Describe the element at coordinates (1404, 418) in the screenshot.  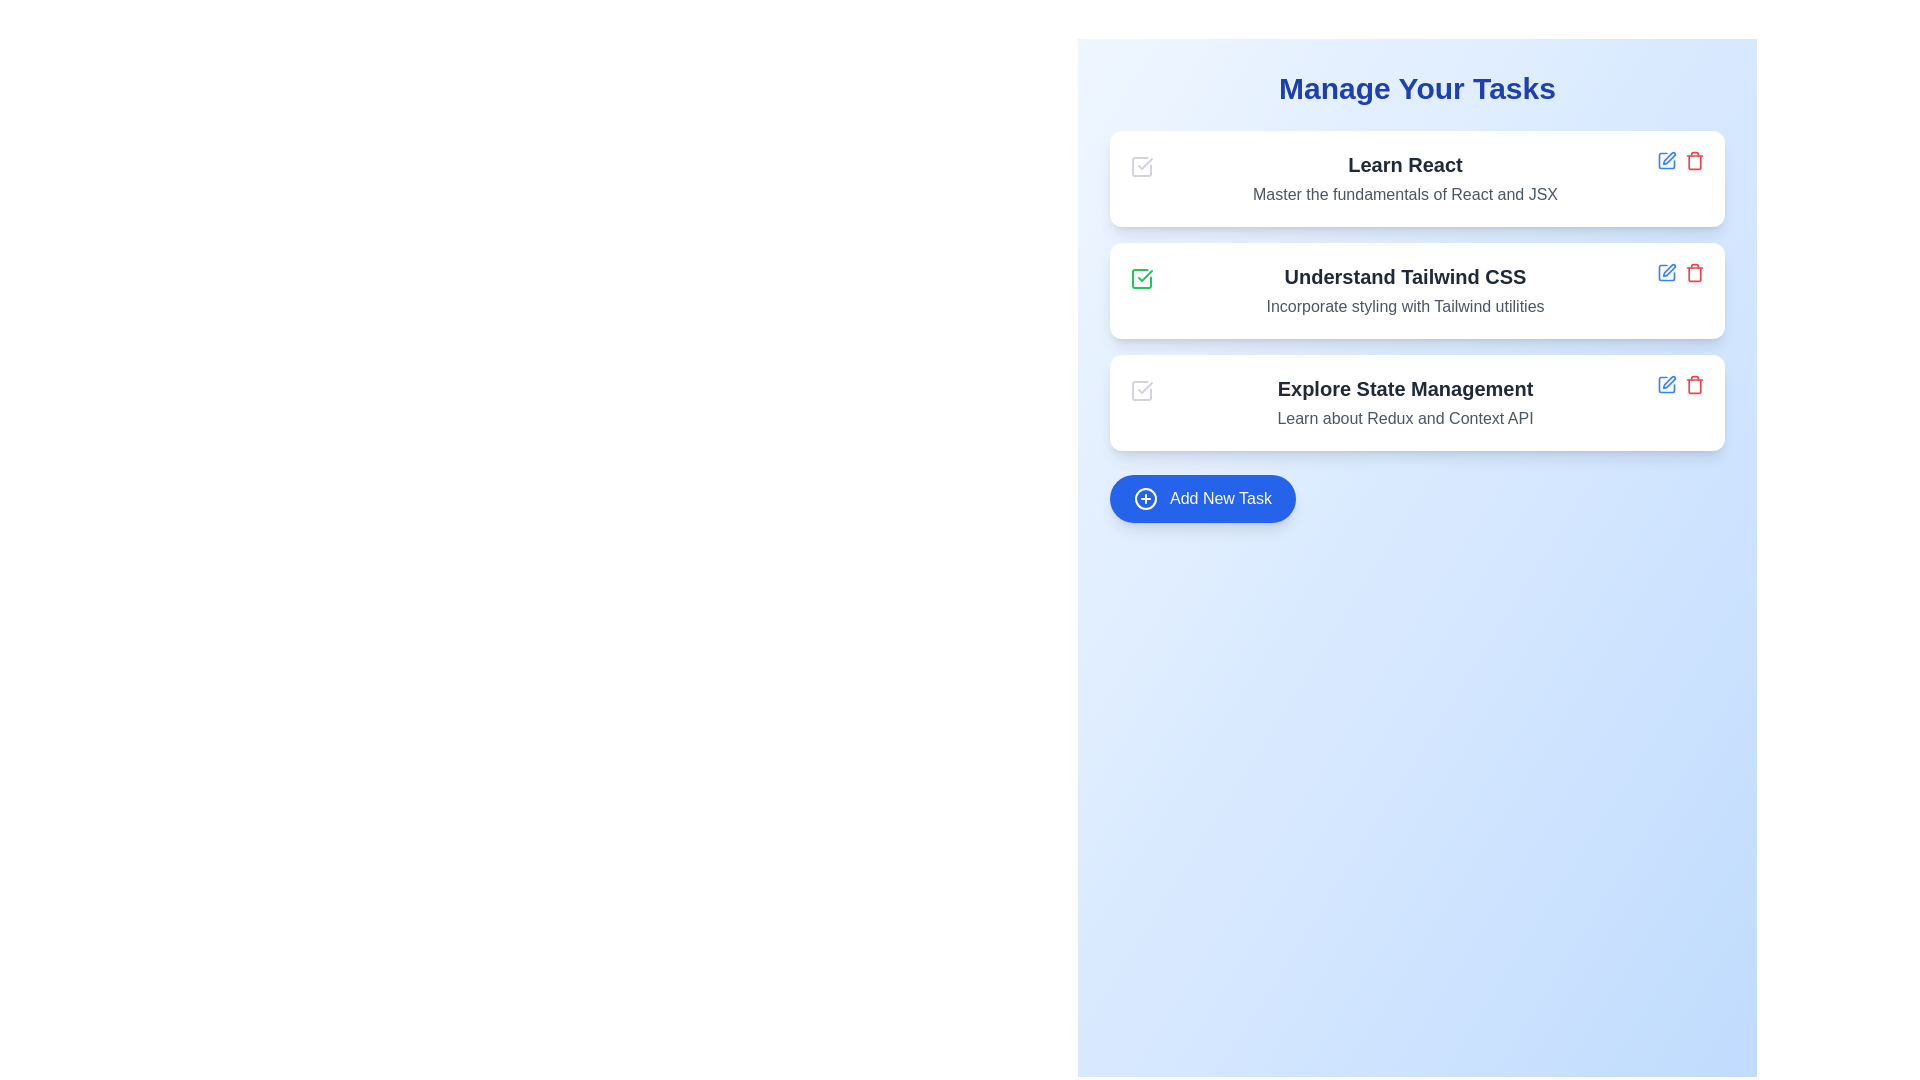
I see `the static text providing additional descriptive information under the heading 'Explore State Management' in the third task card` at that location.